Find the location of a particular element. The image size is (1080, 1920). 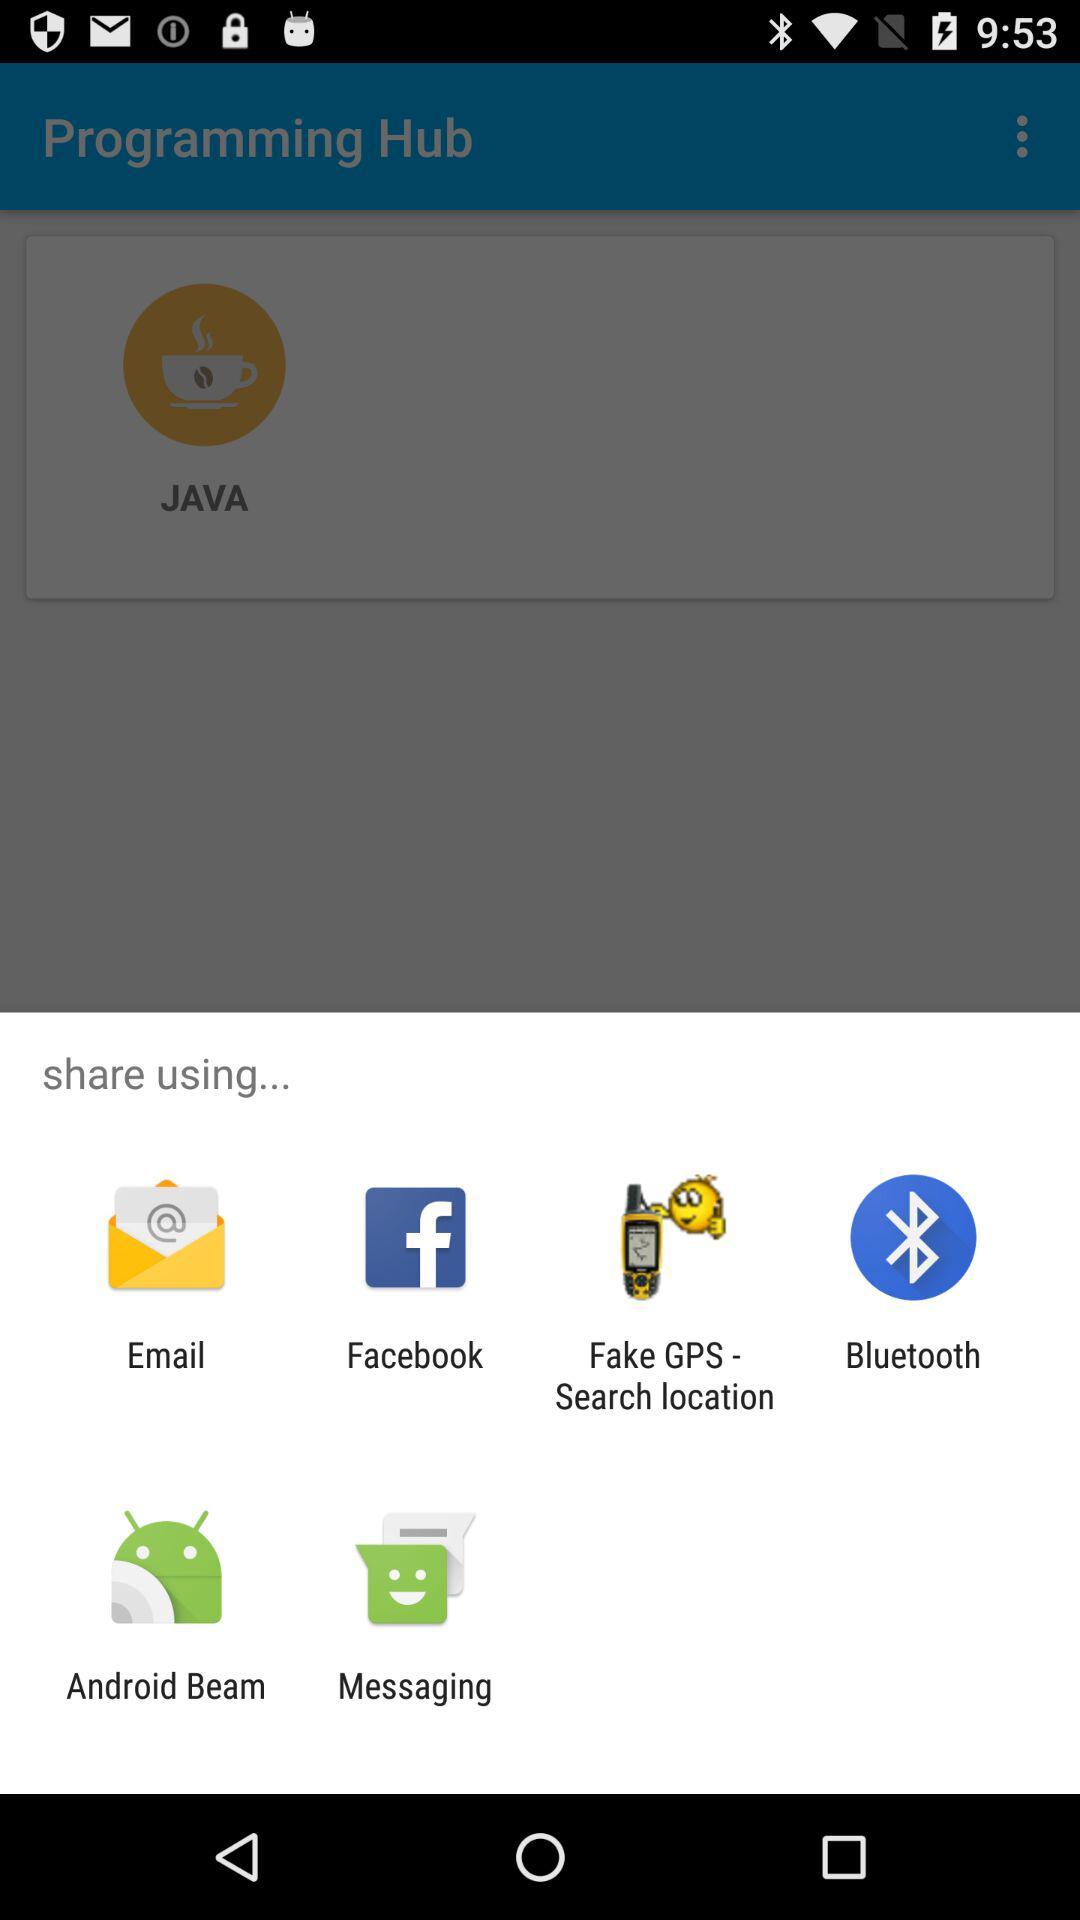

the icon to the right of fake gps search item is located at coordinates (913, 1374).